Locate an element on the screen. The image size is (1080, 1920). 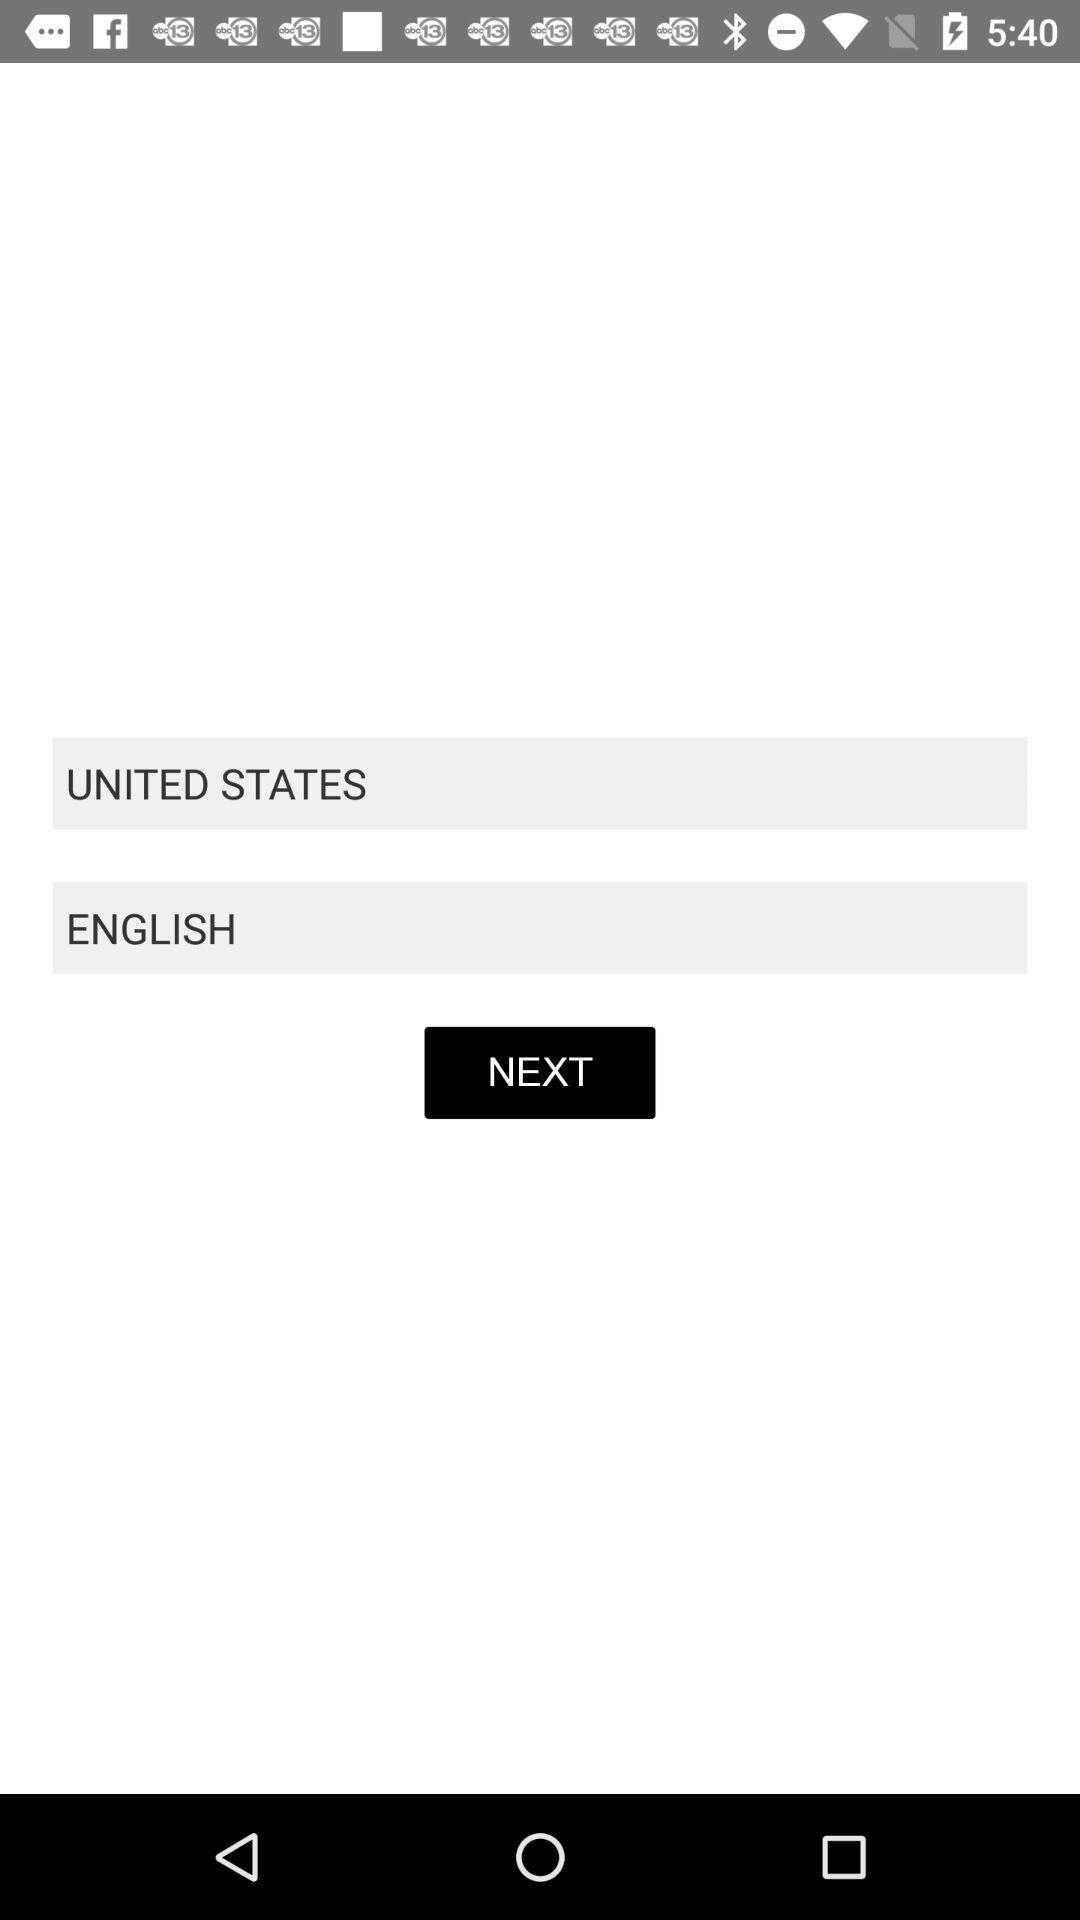
item below the english item is located at coordinates (540, 1071).